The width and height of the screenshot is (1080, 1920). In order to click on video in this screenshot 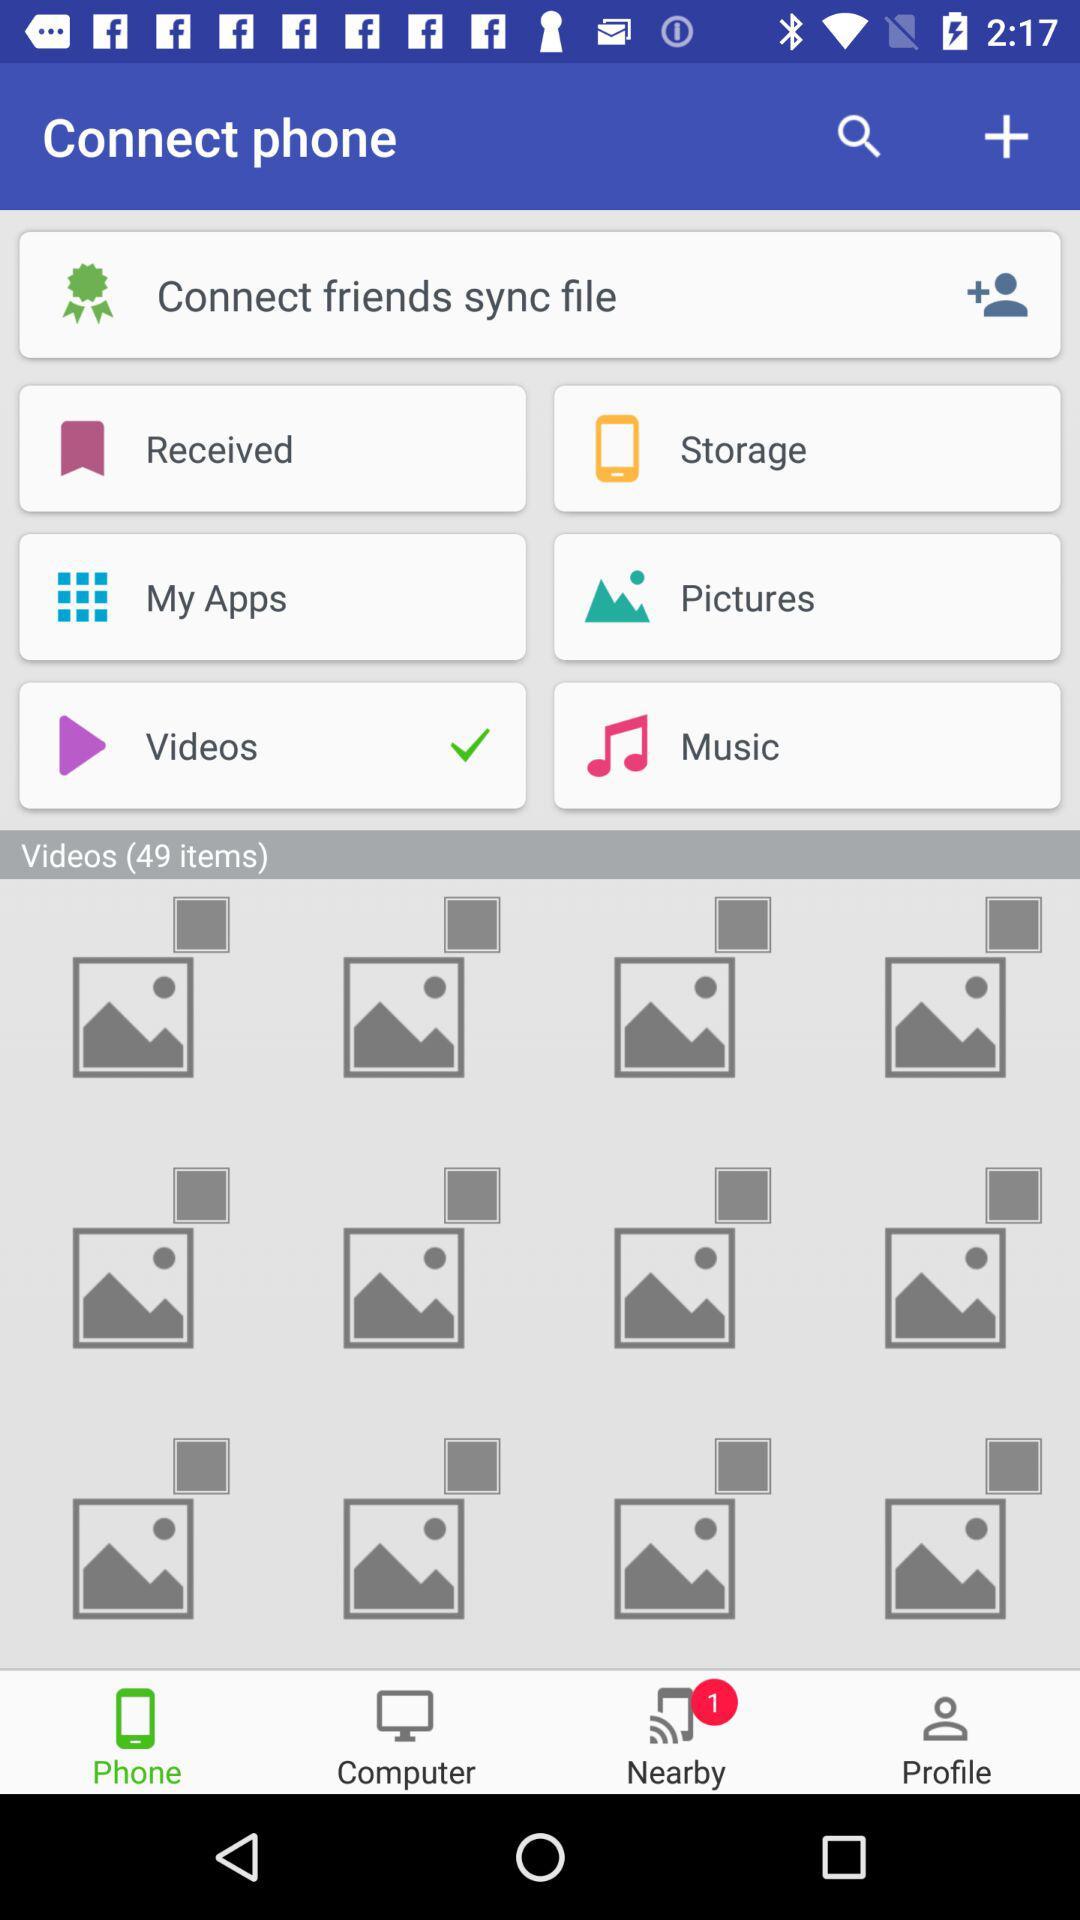, I will do `click(1031, 1466)`.